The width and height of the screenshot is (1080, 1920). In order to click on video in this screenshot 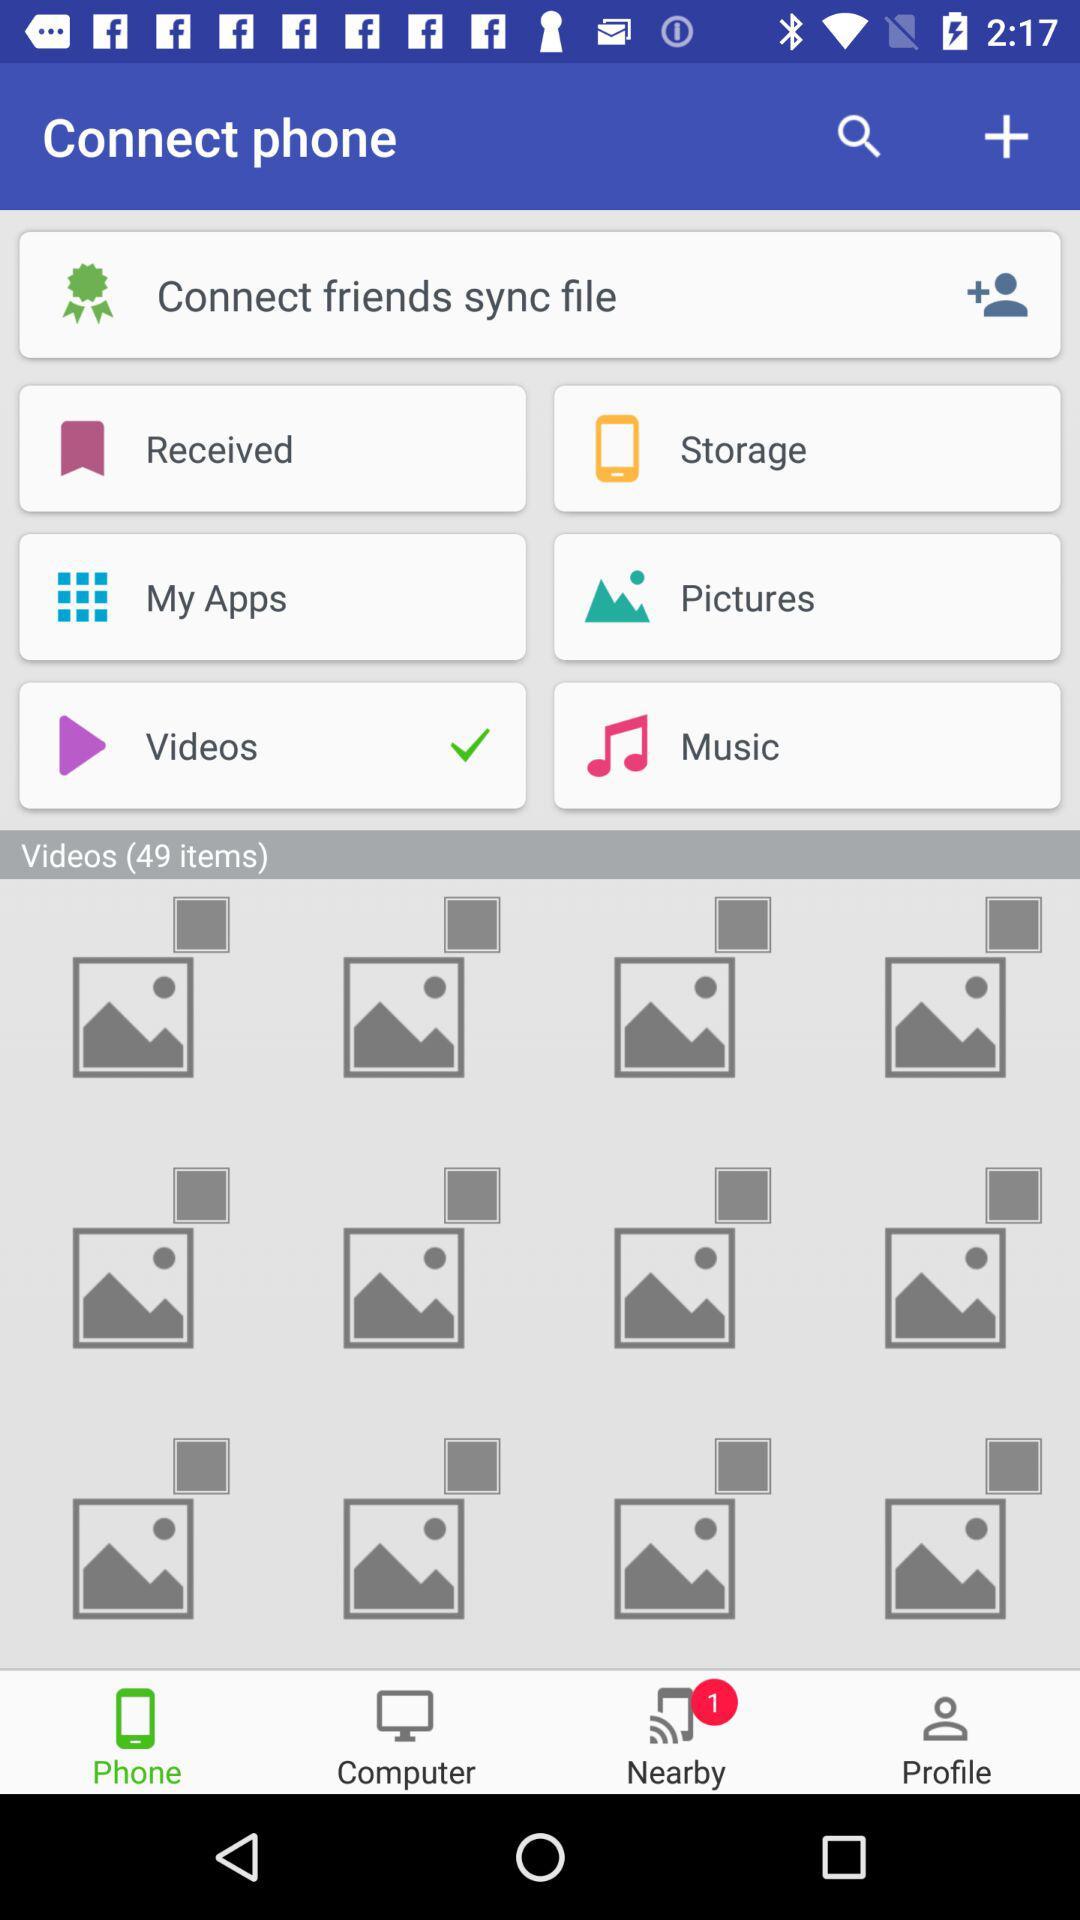, I will do `click(1031, 1466)`.